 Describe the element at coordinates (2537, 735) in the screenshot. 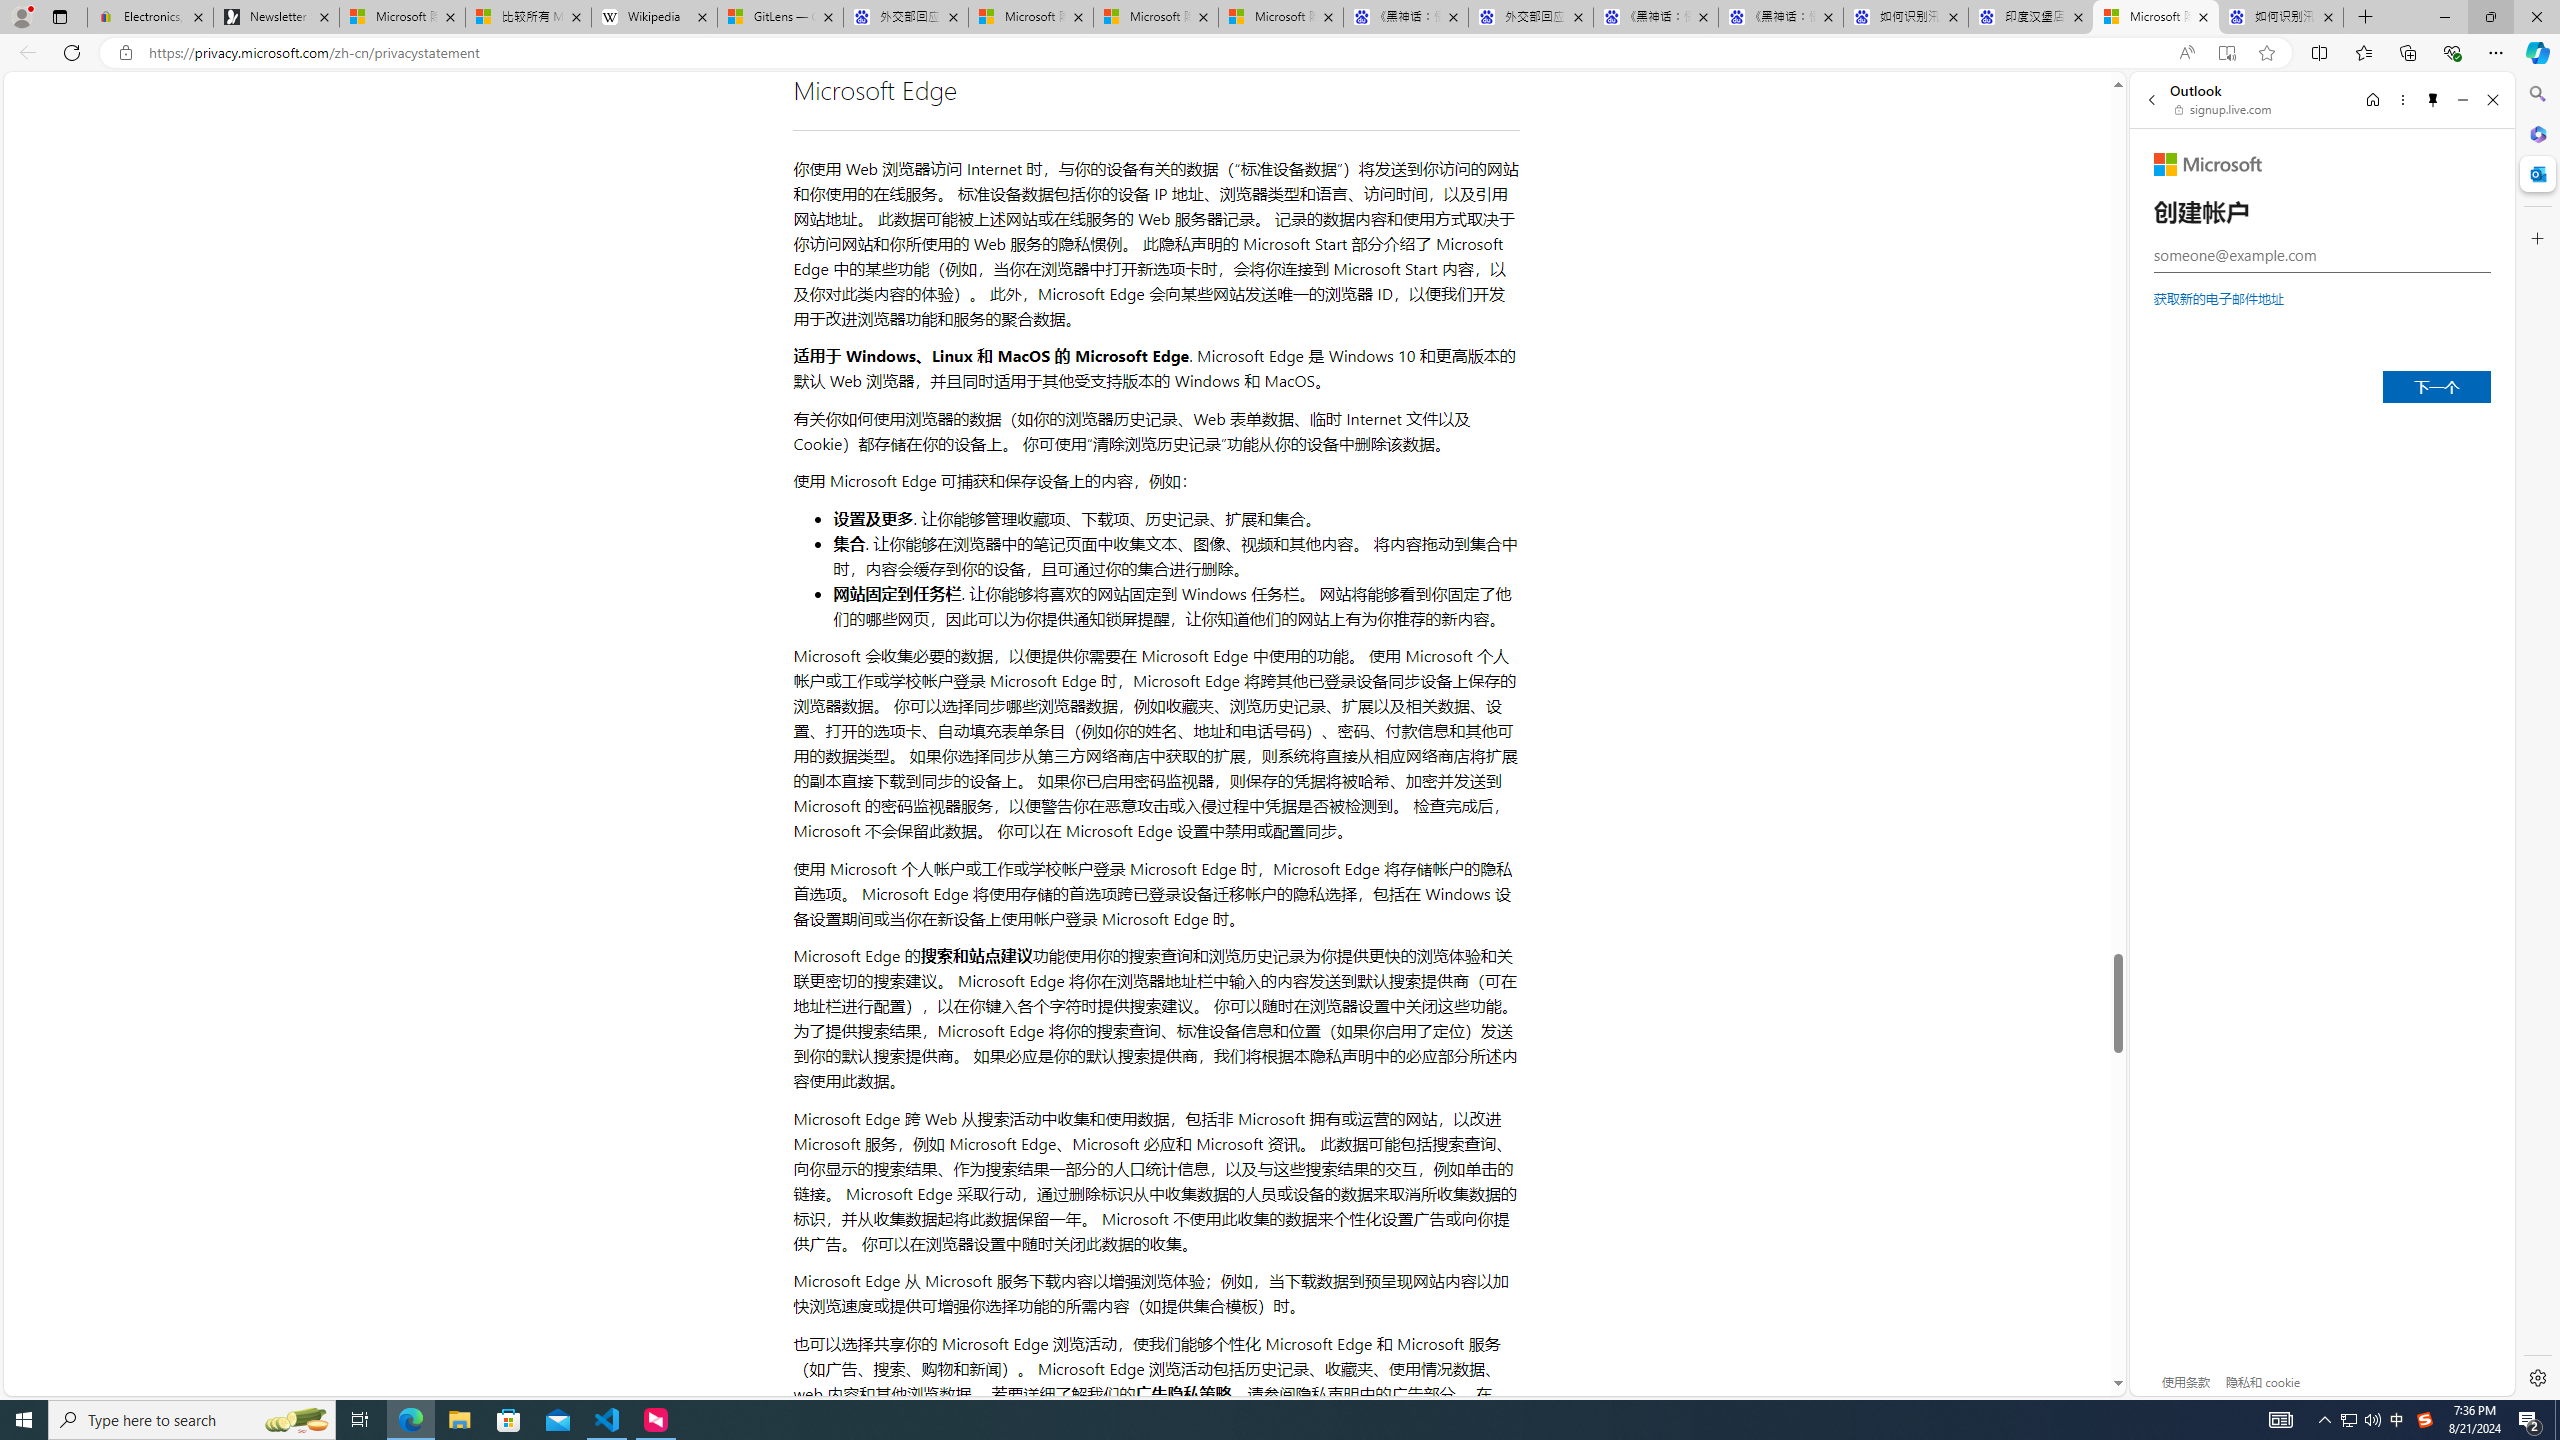

I see `'Side bar'` at that location.